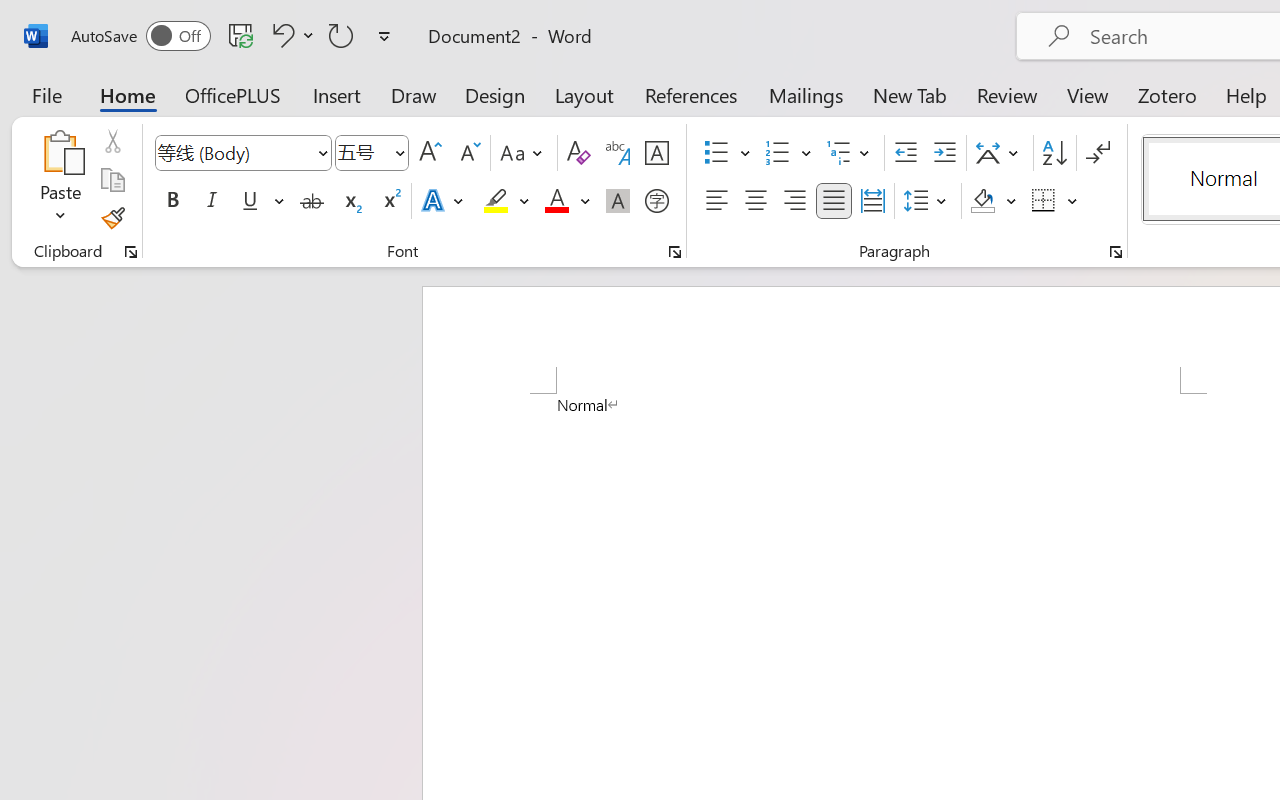  I want to click on 'Show/Hide Editing Marks', so click(1097, 153).